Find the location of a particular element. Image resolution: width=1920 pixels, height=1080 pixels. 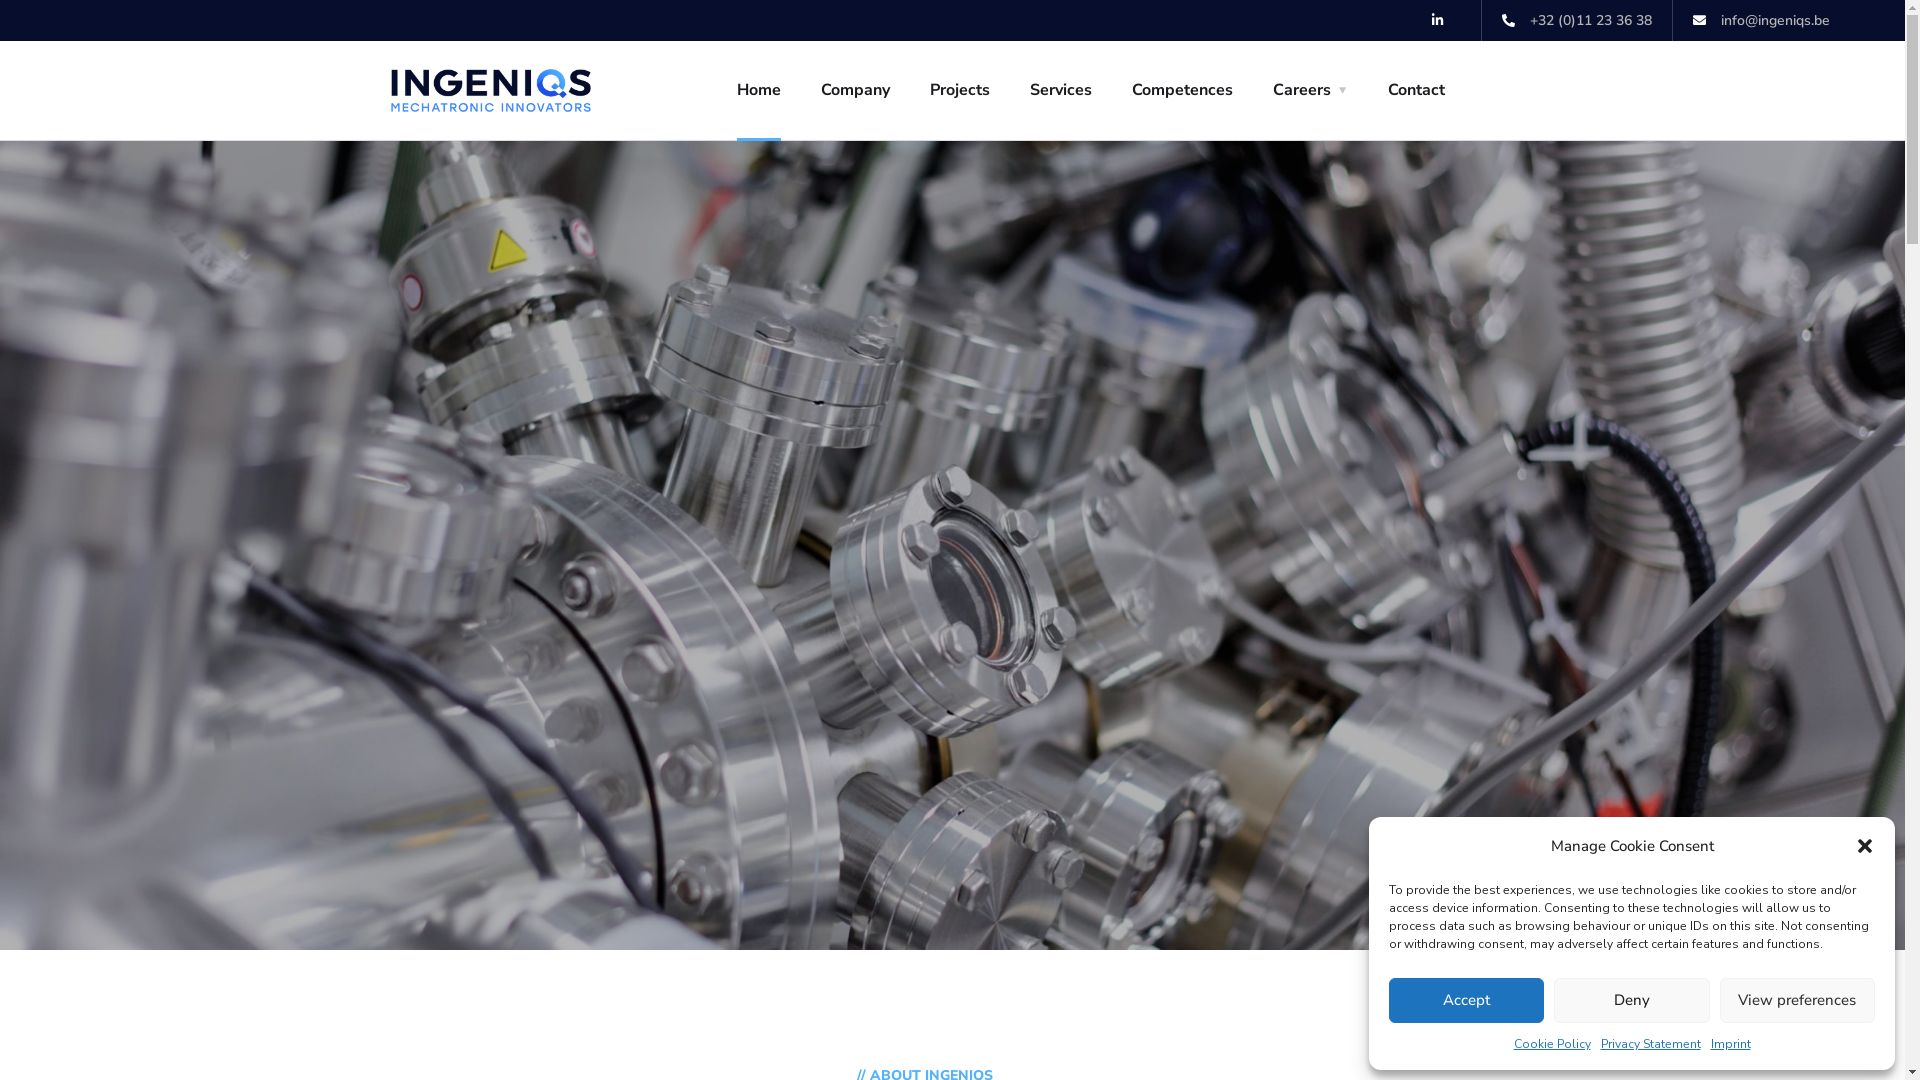

'Home' is located at coordinates (734, 90).